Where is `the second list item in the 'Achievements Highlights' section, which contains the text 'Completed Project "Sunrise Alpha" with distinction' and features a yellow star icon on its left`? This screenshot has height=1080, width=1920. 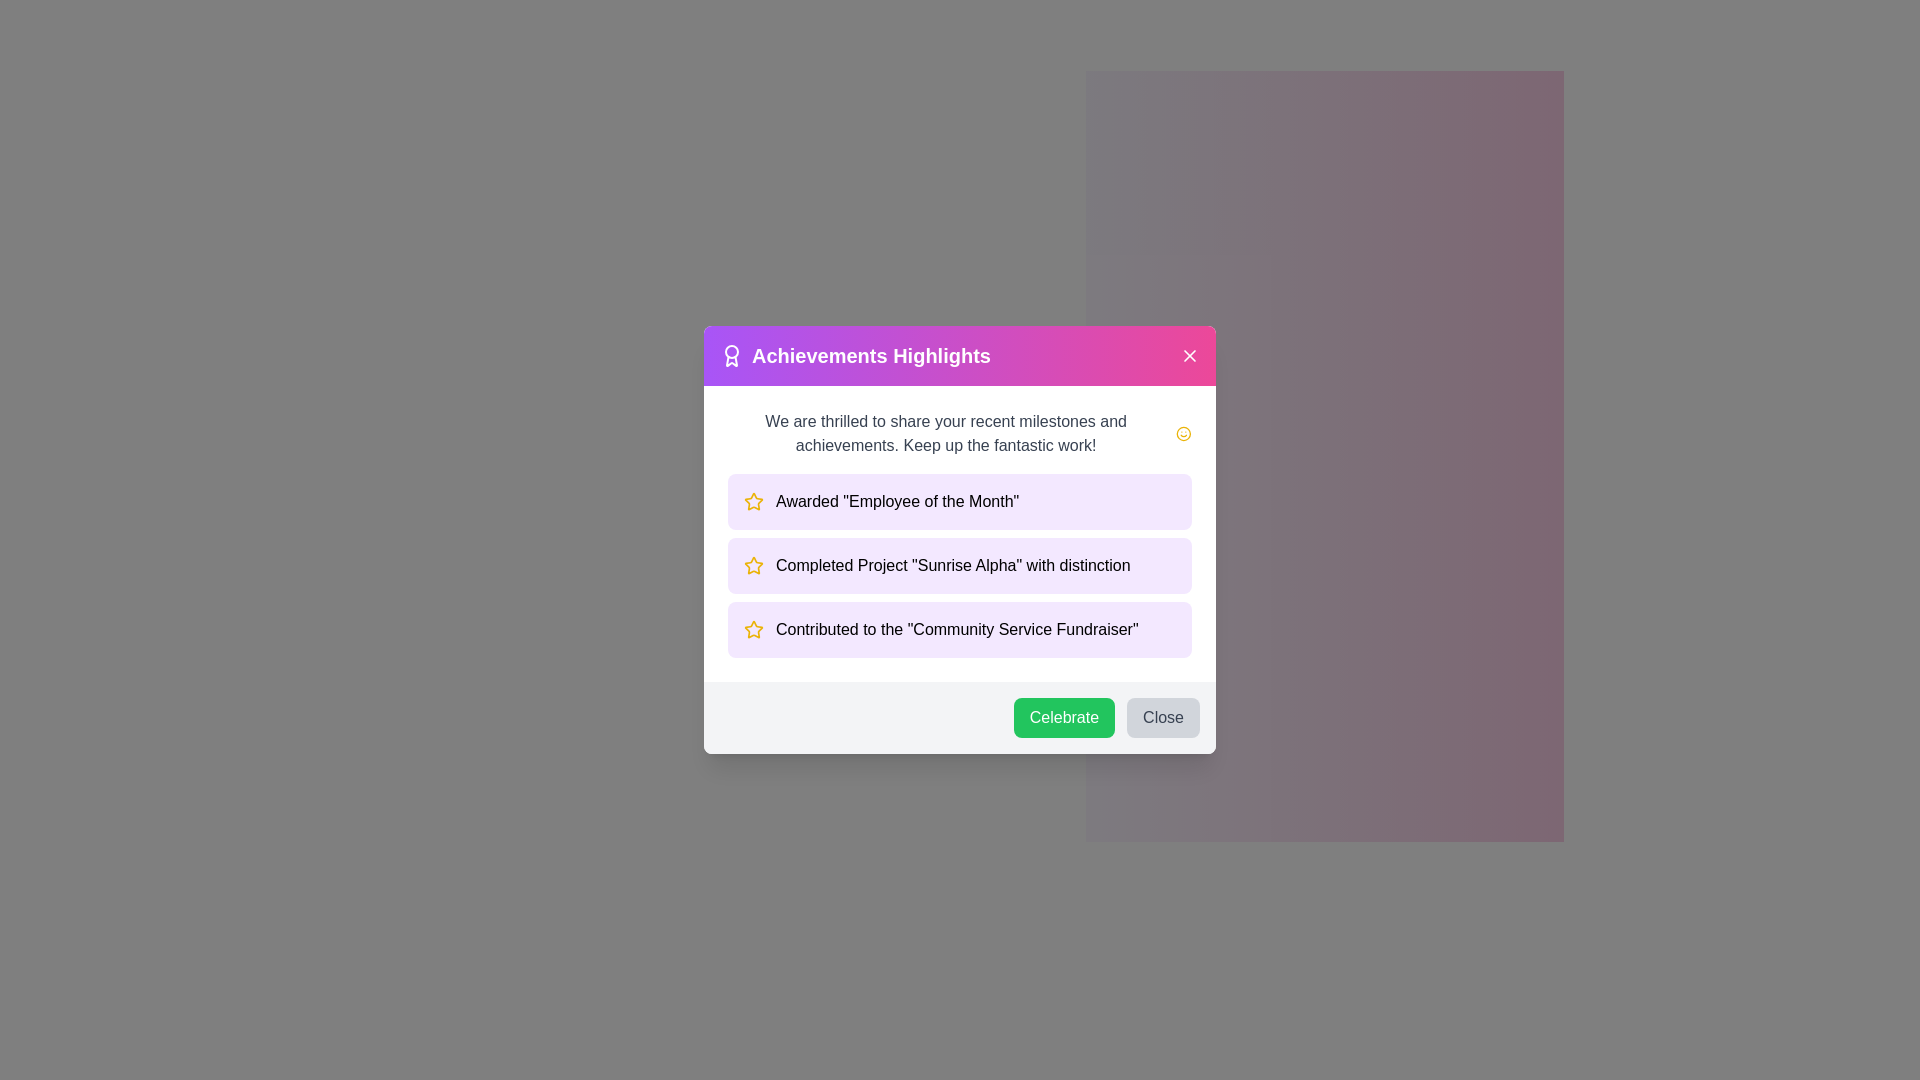 the second list item in the 'Achievements Highlights' section, which contains the text 'Completed Project "Sunrise Alpha" with distinction' and features a yellow star icon on its left is located at coordinates (960, 566).